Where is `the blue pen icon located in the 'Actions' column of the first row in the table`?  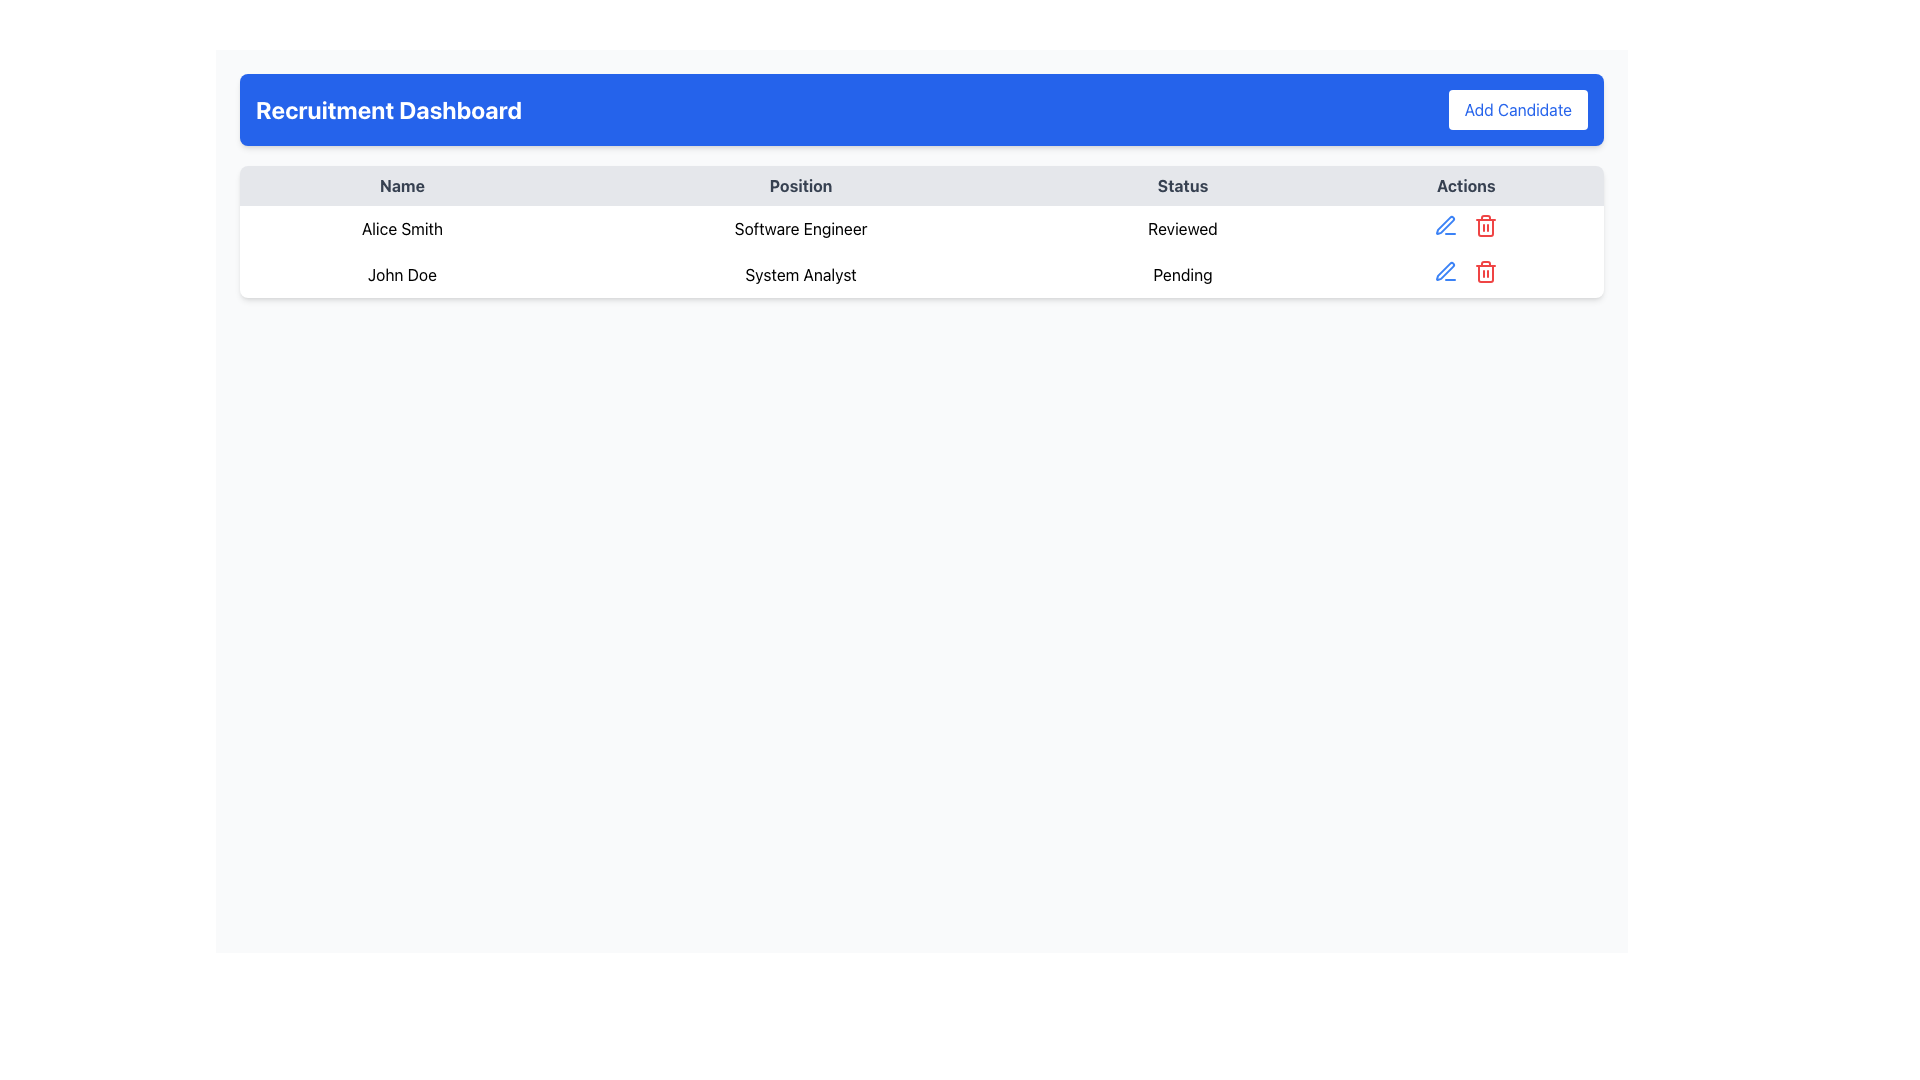
the blue pen icon located in the 'Actions' column of the first row in the table is located at coordinates (1445, 271).